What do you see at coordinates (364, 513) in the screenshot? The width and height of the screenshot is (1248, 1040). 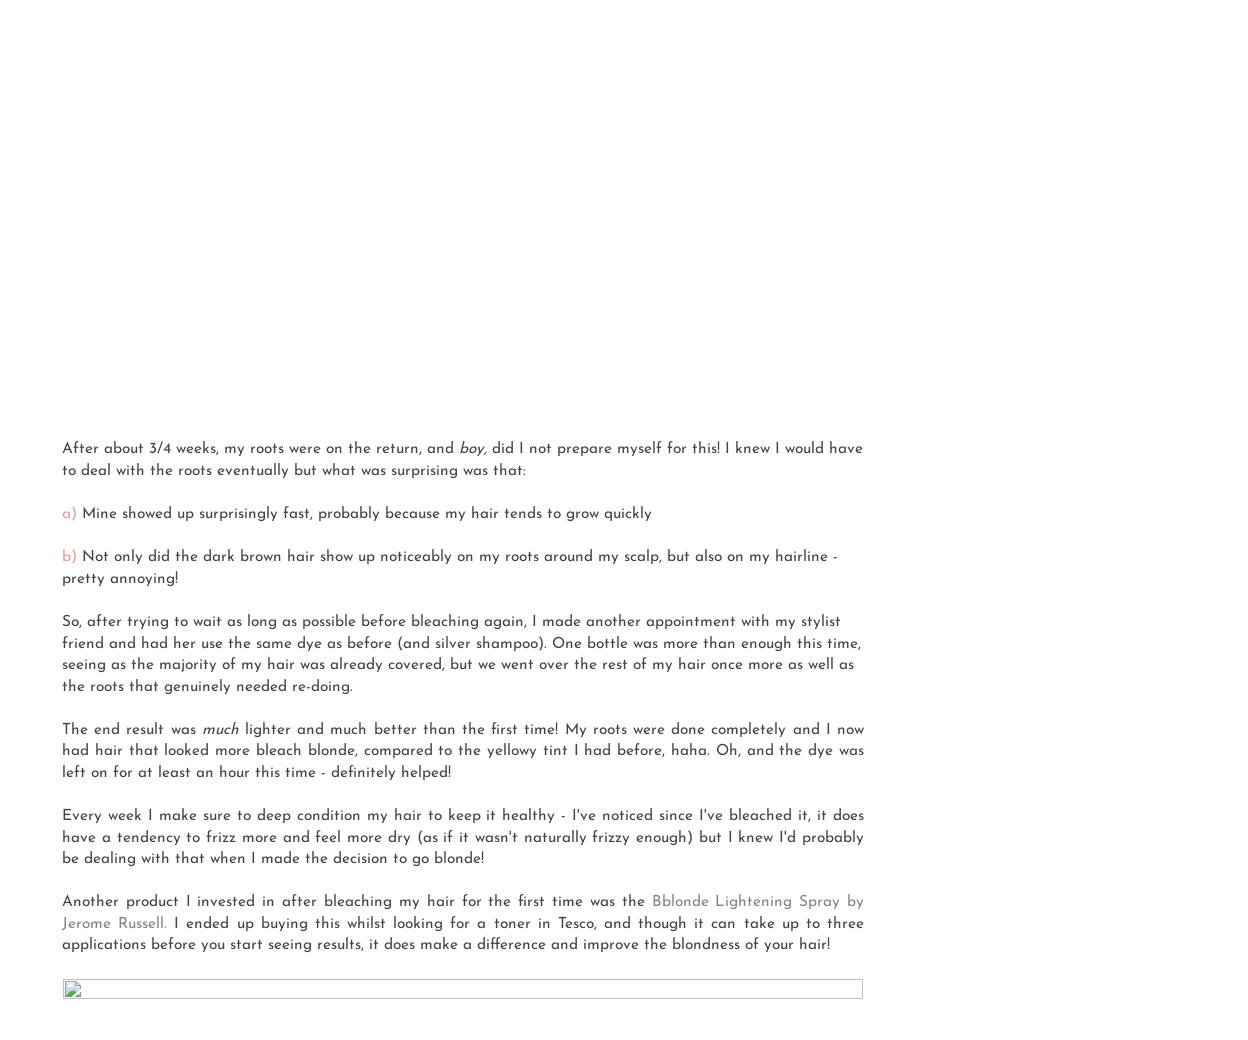 I see `'Mine showed up surprisingly fast, probably because my hair tends to grow quickly'` at bounding box center [364, 513].